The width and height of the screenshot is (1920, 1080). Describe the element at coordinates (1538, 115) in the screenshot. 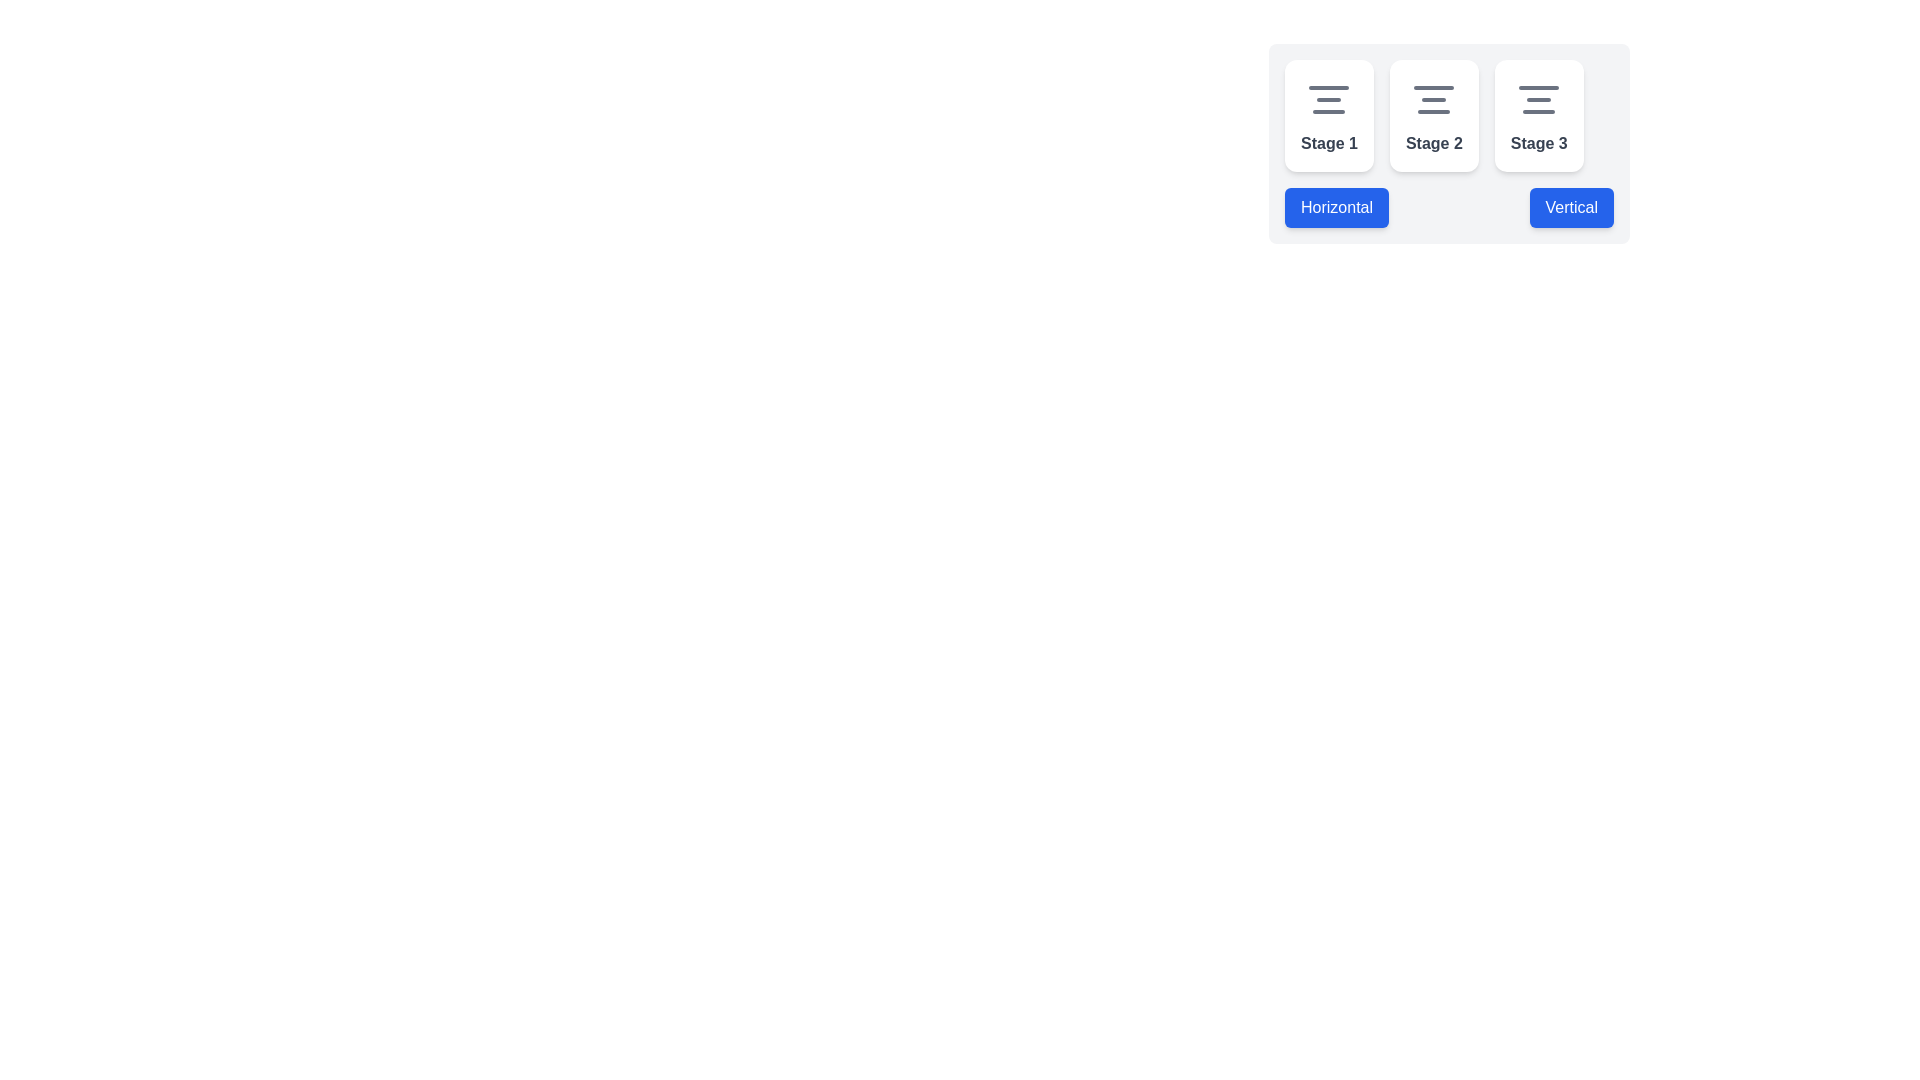

I see `the 'Stage 3' card, which is a rectangular card with rounded corners and an icon of horizontal lines at the top center` at that location.